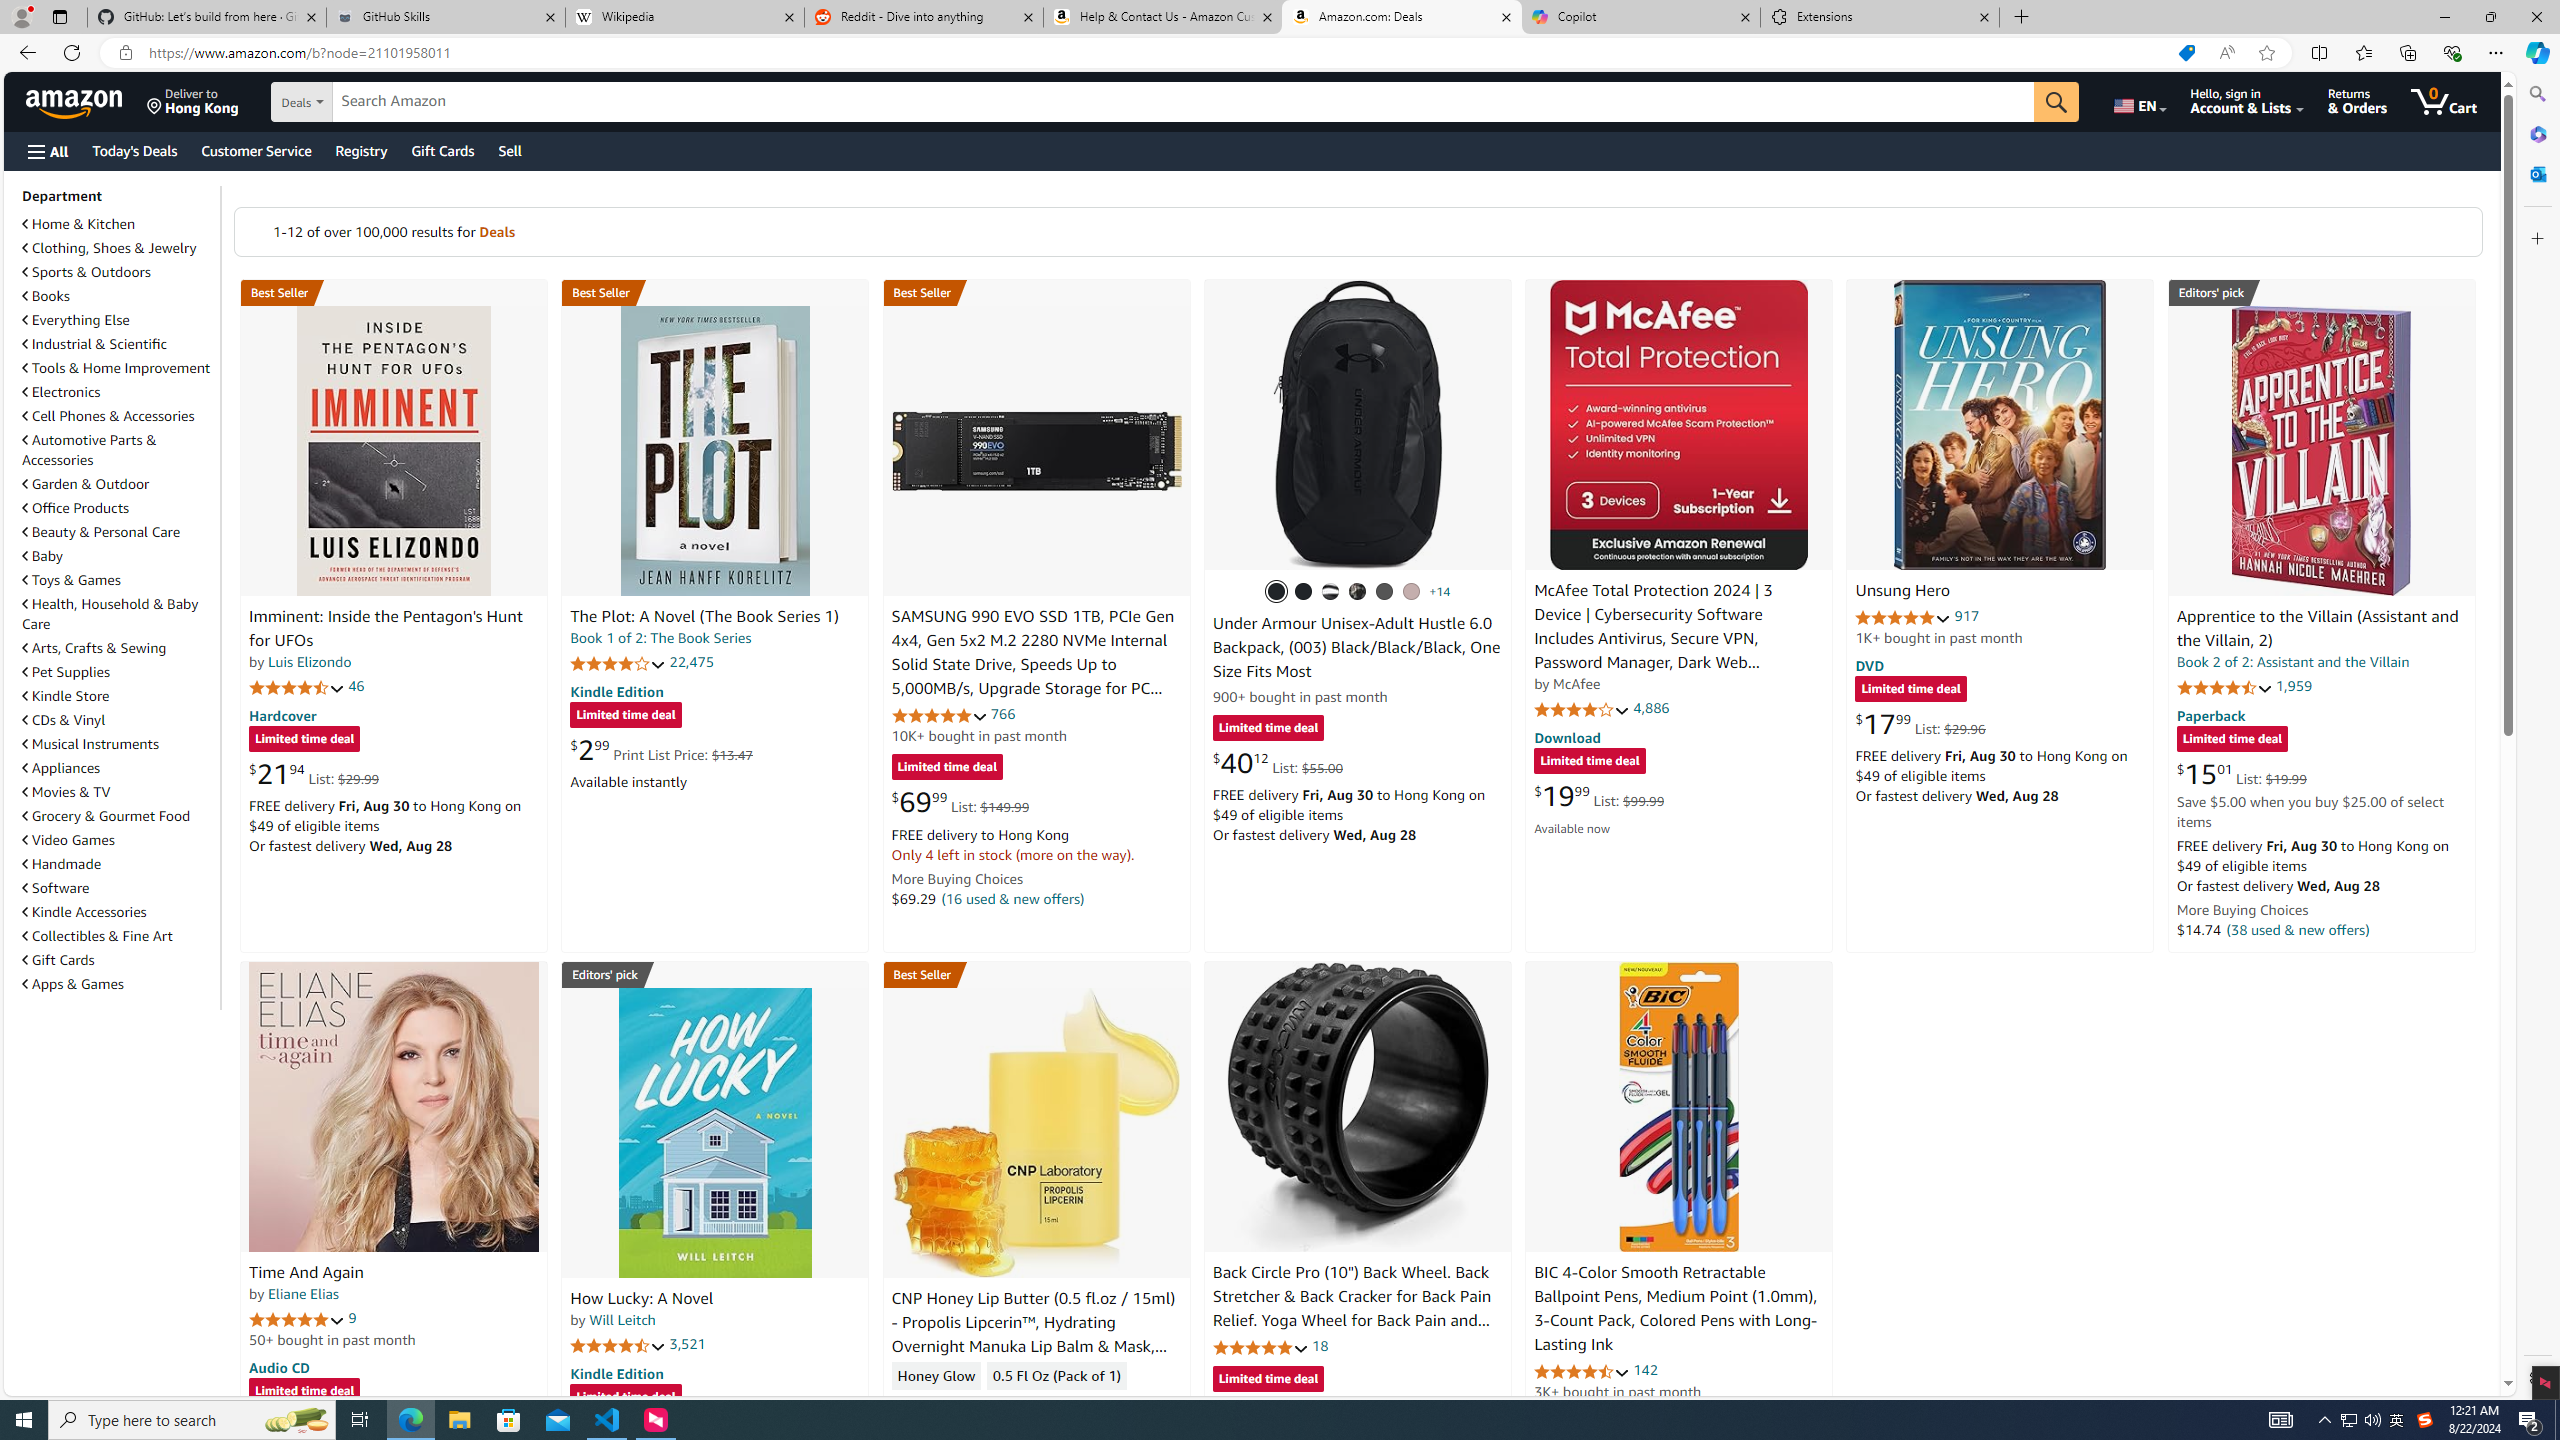  I want to click on '+14', so click(1439, 590).